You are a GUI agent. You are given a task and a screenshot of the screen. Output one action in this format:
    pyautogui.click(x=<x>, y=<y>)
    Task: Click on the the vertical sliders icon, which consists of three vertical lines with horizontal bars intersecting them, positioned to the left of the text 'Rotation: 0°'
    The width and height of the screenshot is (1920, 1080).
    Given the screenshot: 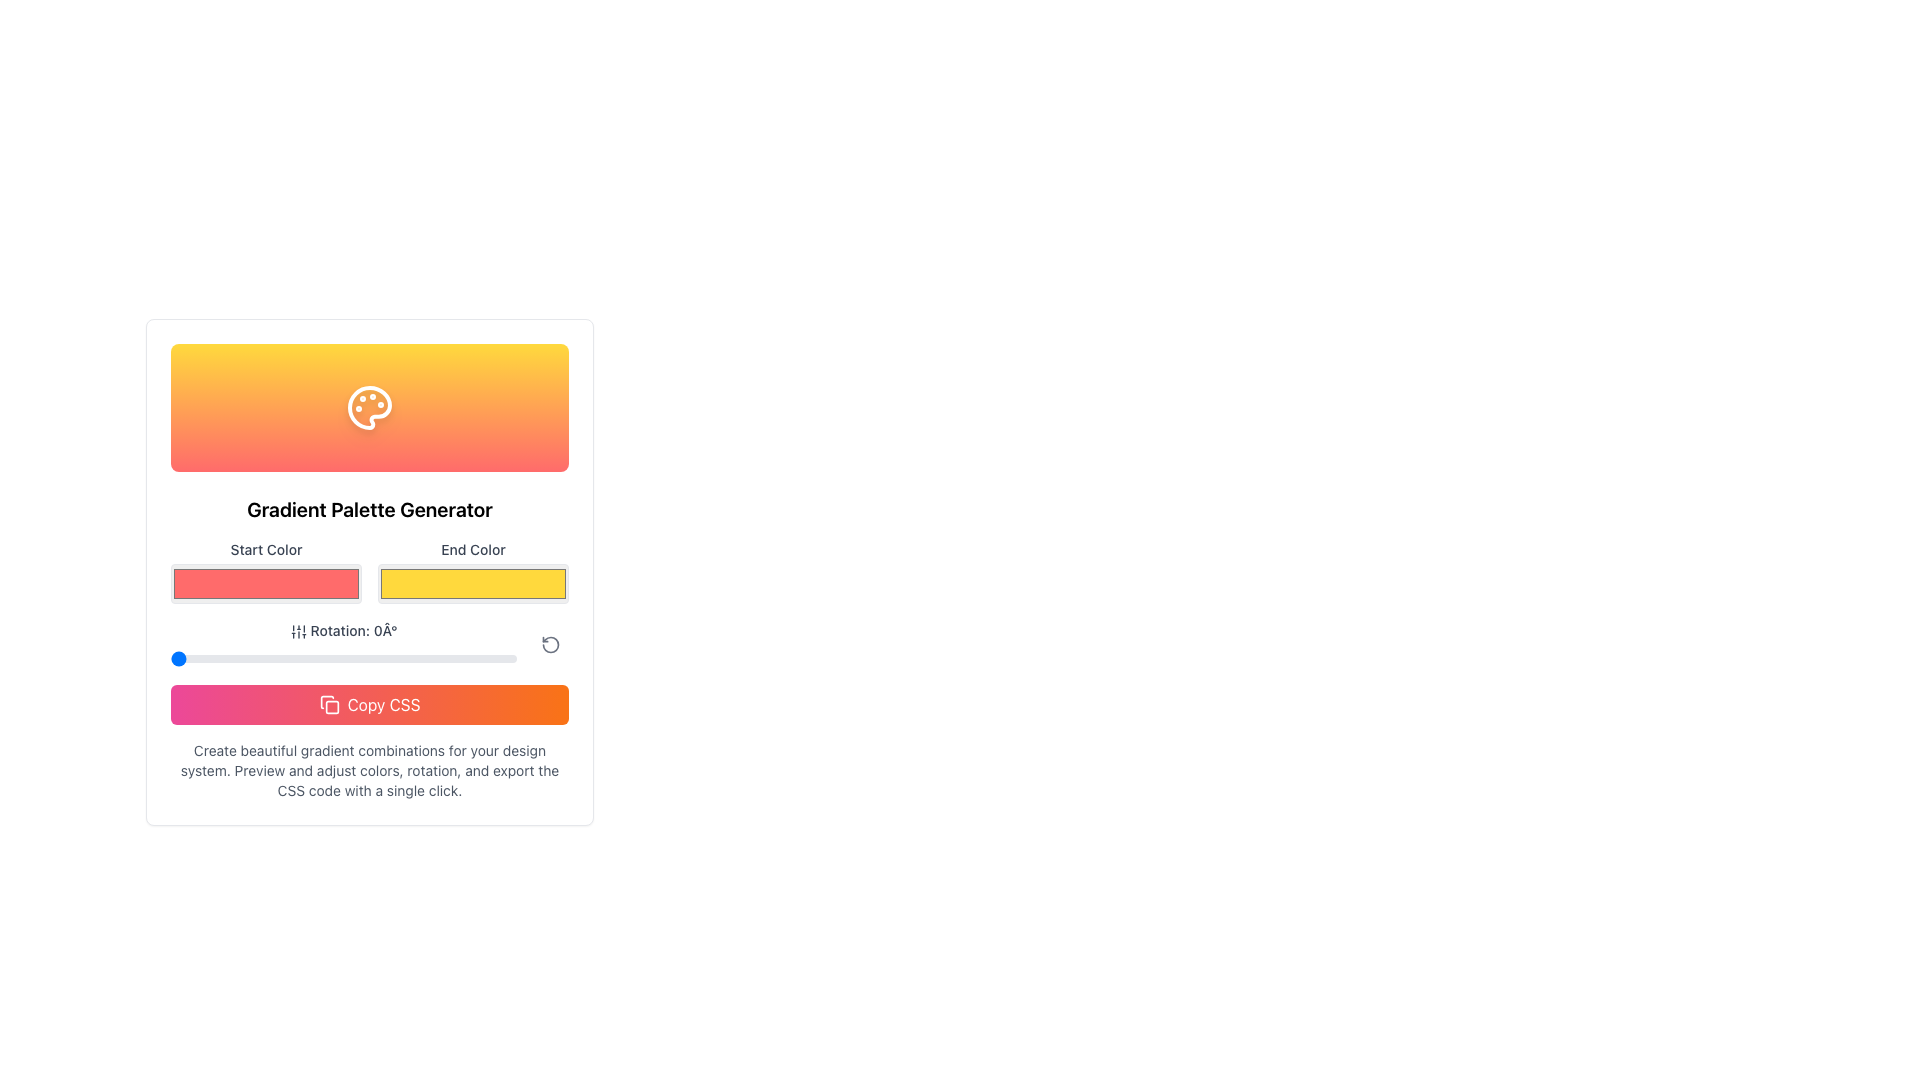 What is the action you would take?
    pyautogui.click(x=297, y=632)
    